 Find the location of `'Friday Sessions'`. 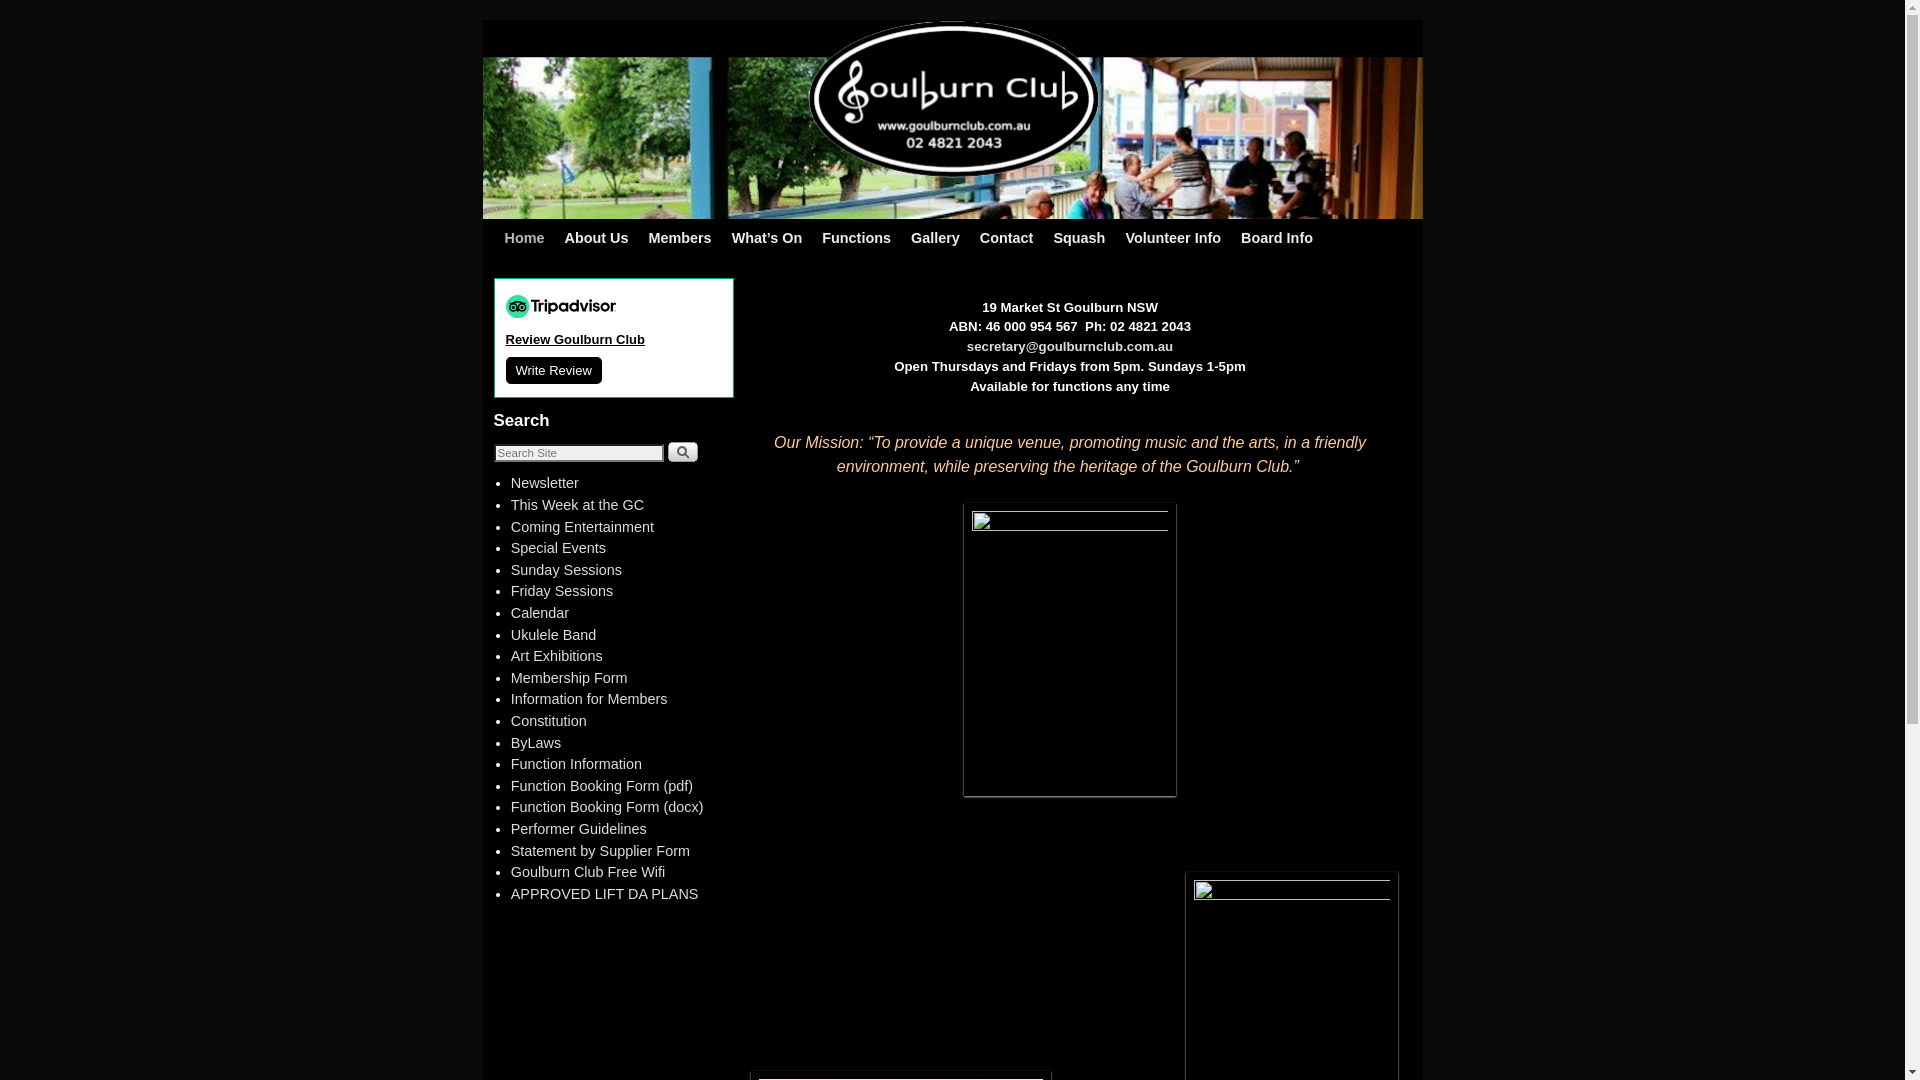

'Friday Sessions' is located at coordinates (560, 589).